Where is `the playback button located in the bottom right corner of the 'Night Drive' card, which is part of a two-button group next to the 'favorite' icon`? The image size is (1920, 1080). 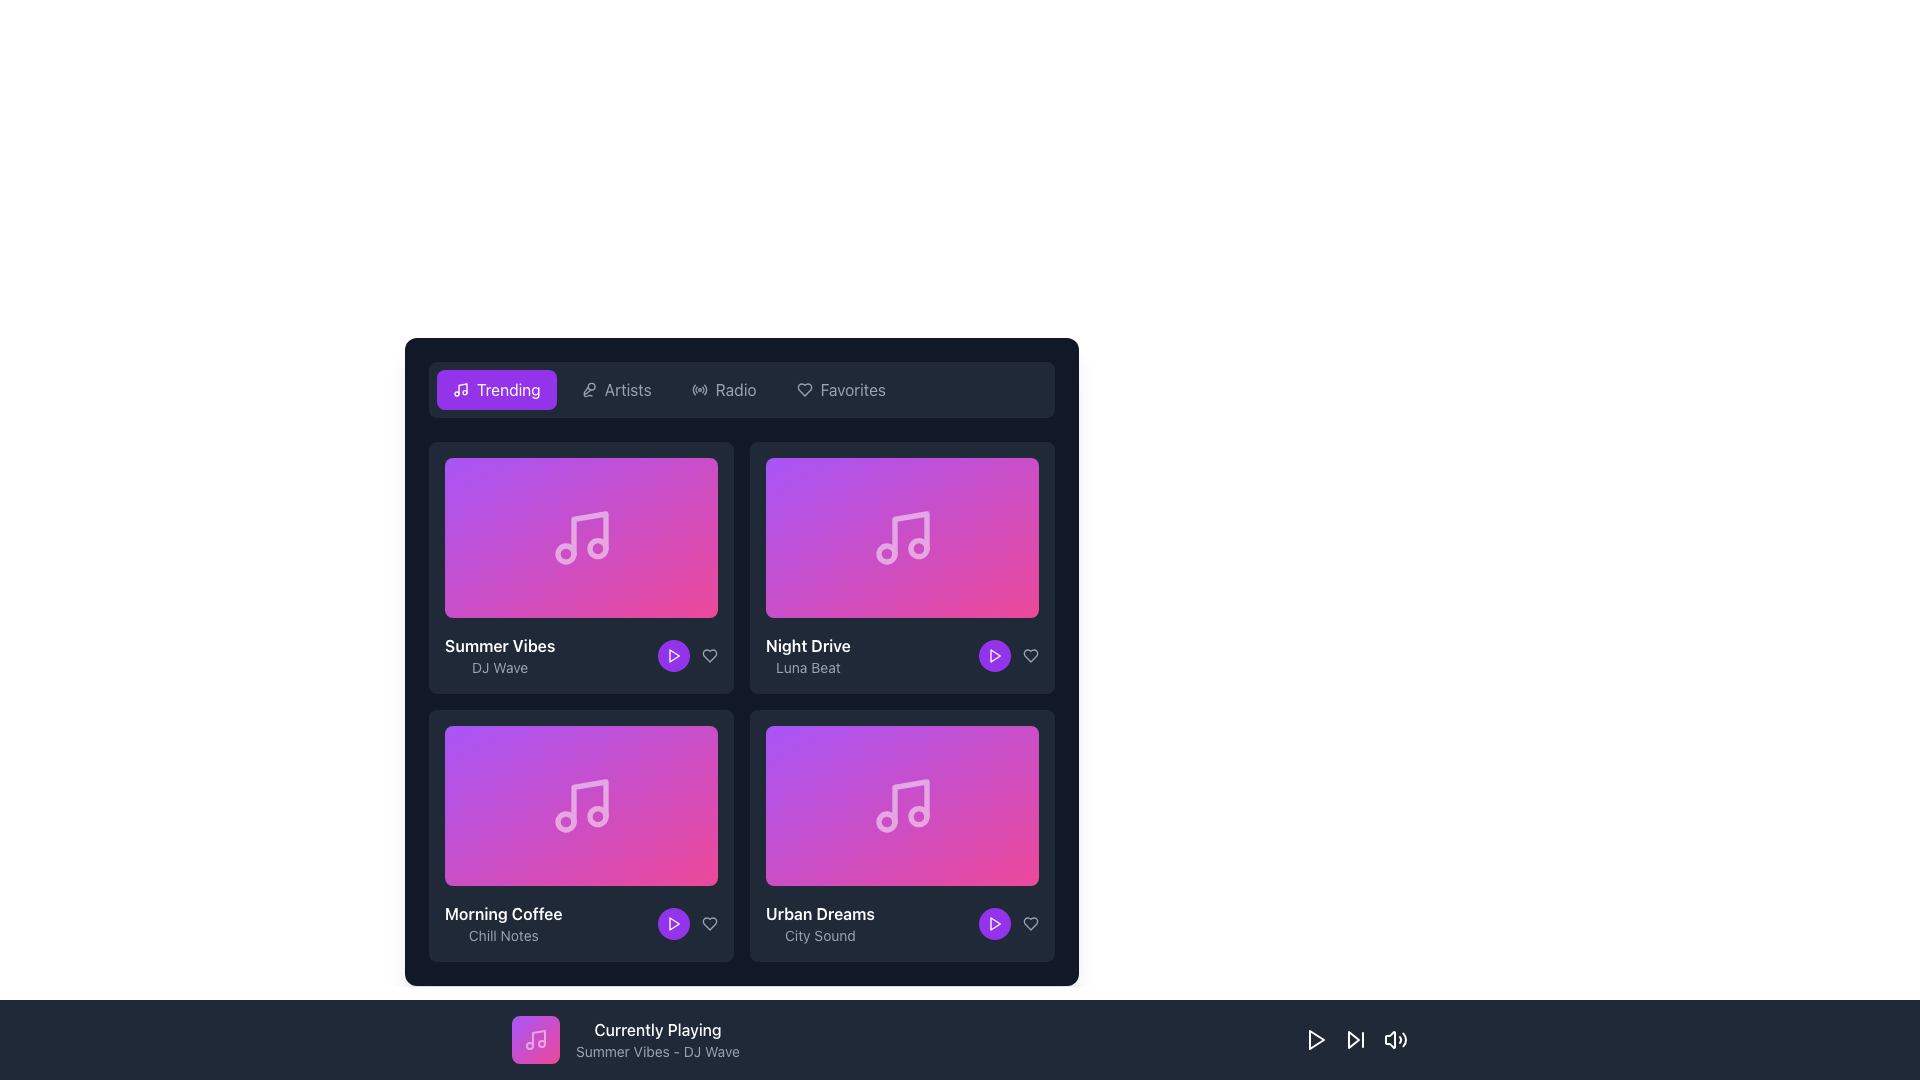
the playback button located in the bottom right corner of the 'Night Drive' card, which is part of a two-button group next to the 'favorite' icon is located at coordinates (995, 655).